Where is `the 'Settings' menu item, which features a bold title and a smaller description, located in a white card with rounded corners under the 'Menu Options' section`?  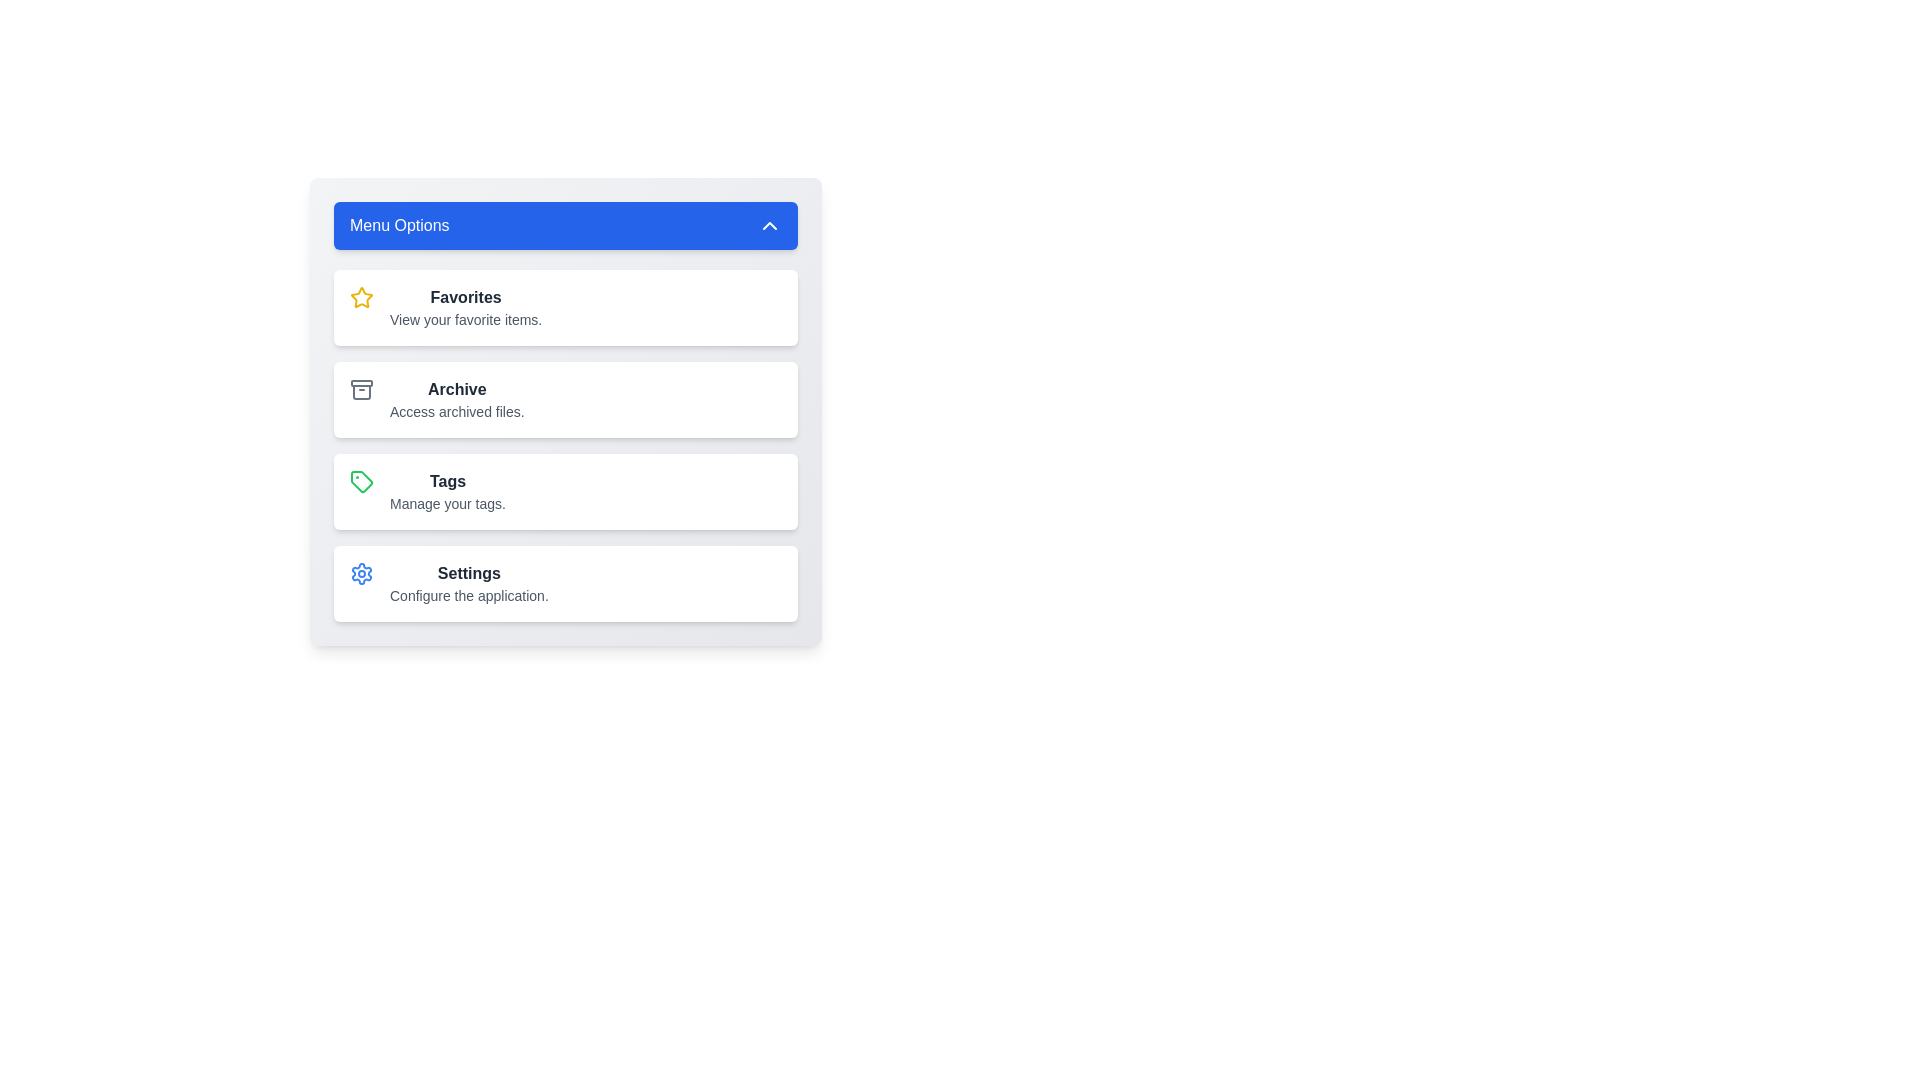 the 'Settings' menu item, which features a bold title and a smaller description, located in a white card with rounded corners under the 'Menu Options' section is located at coordinates (468, 583).